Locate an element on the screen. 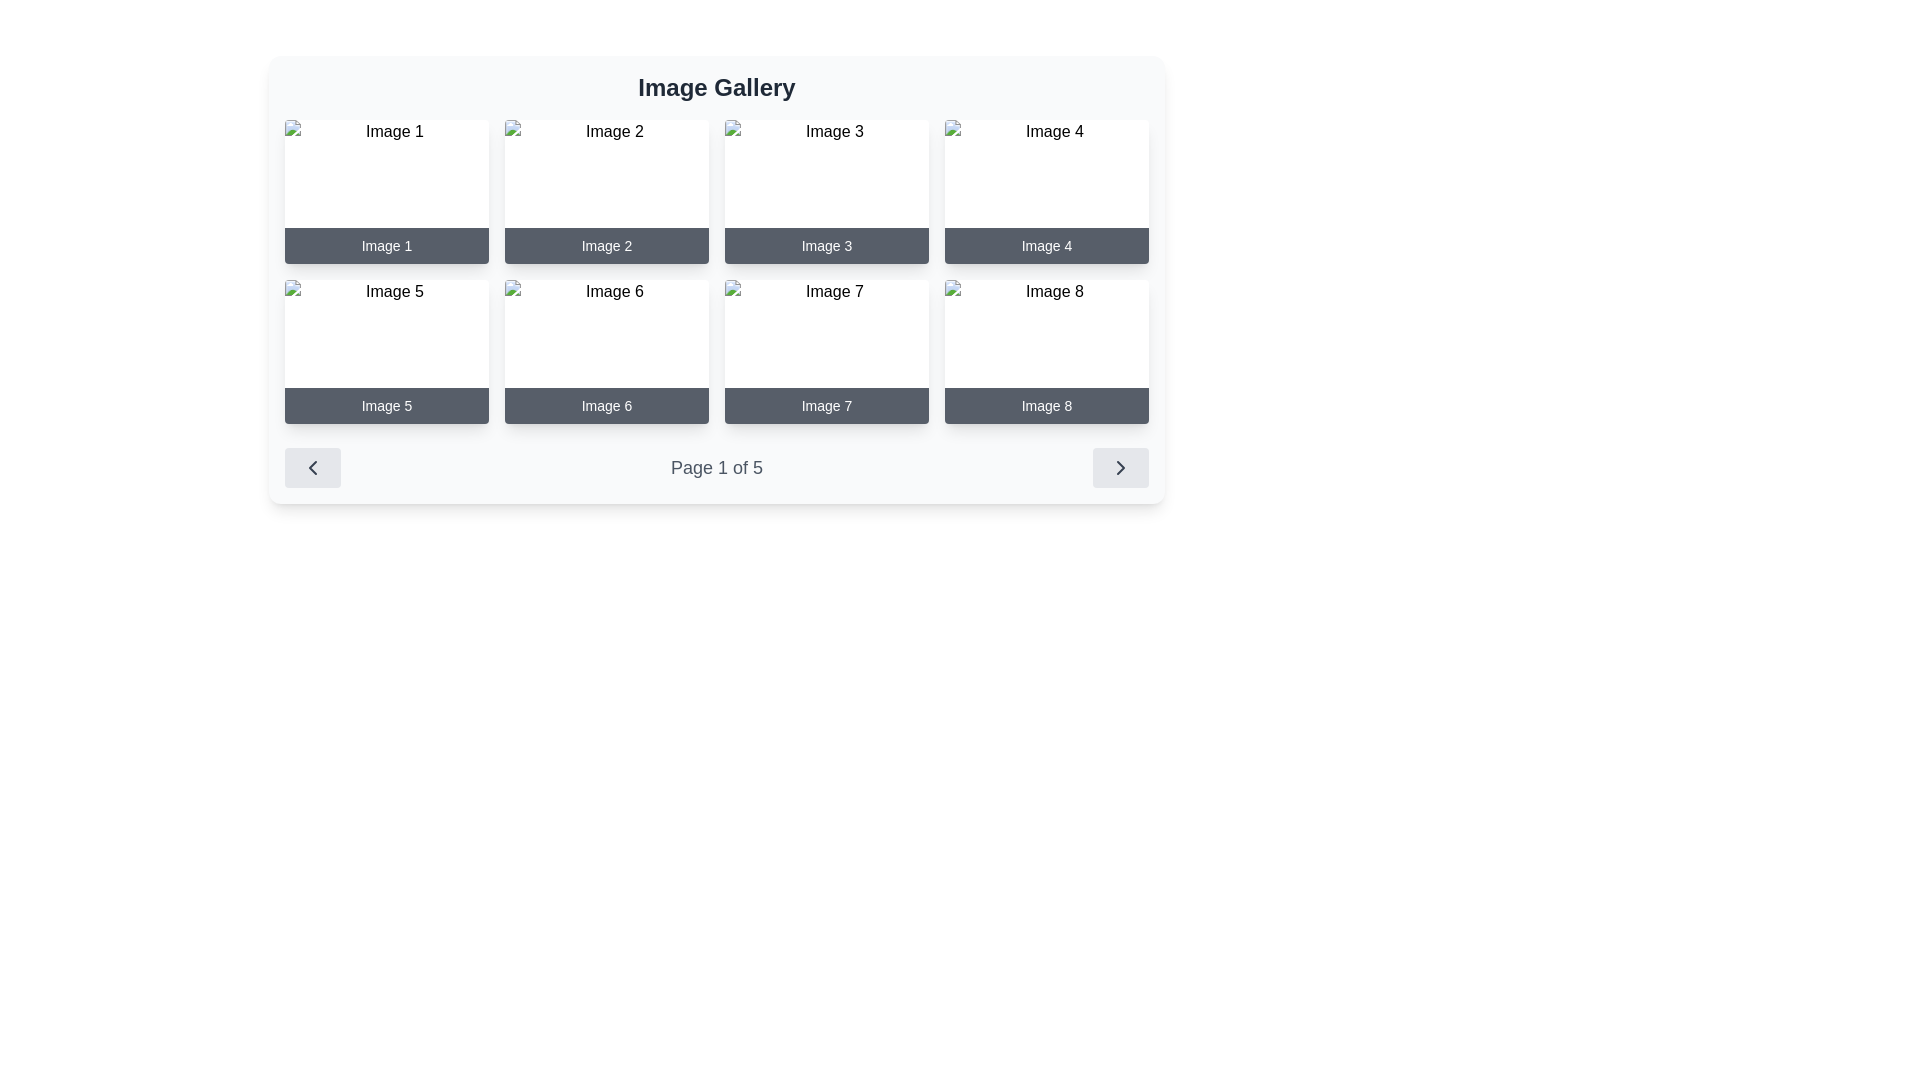 The width and height of the screenshot is (1920, 1080). the black, left-pointing chevron arrow icon located in the bottom-left corner of the interface is located at coordinates (311, 467).